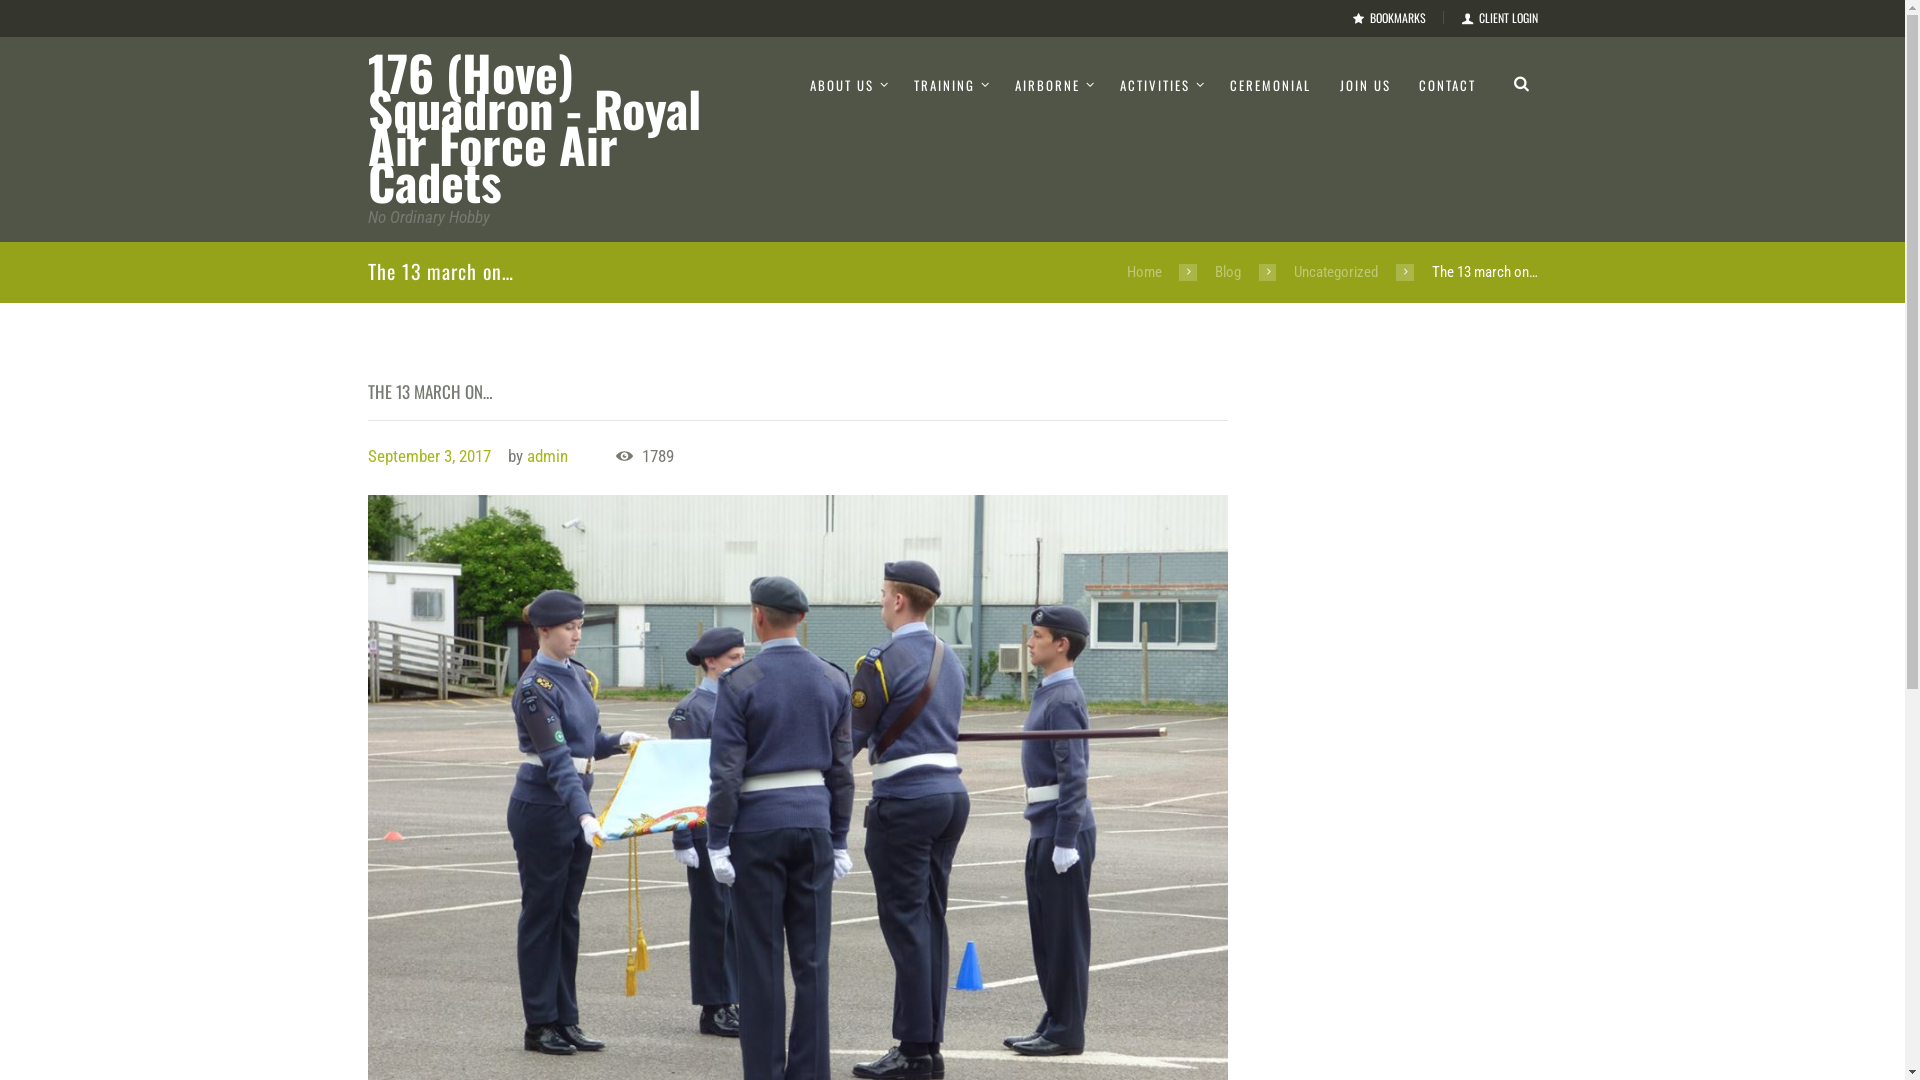 The height and width of the screenshot is (1080, 1920). I want to click on 'ABOUT US', so click(848, 84).